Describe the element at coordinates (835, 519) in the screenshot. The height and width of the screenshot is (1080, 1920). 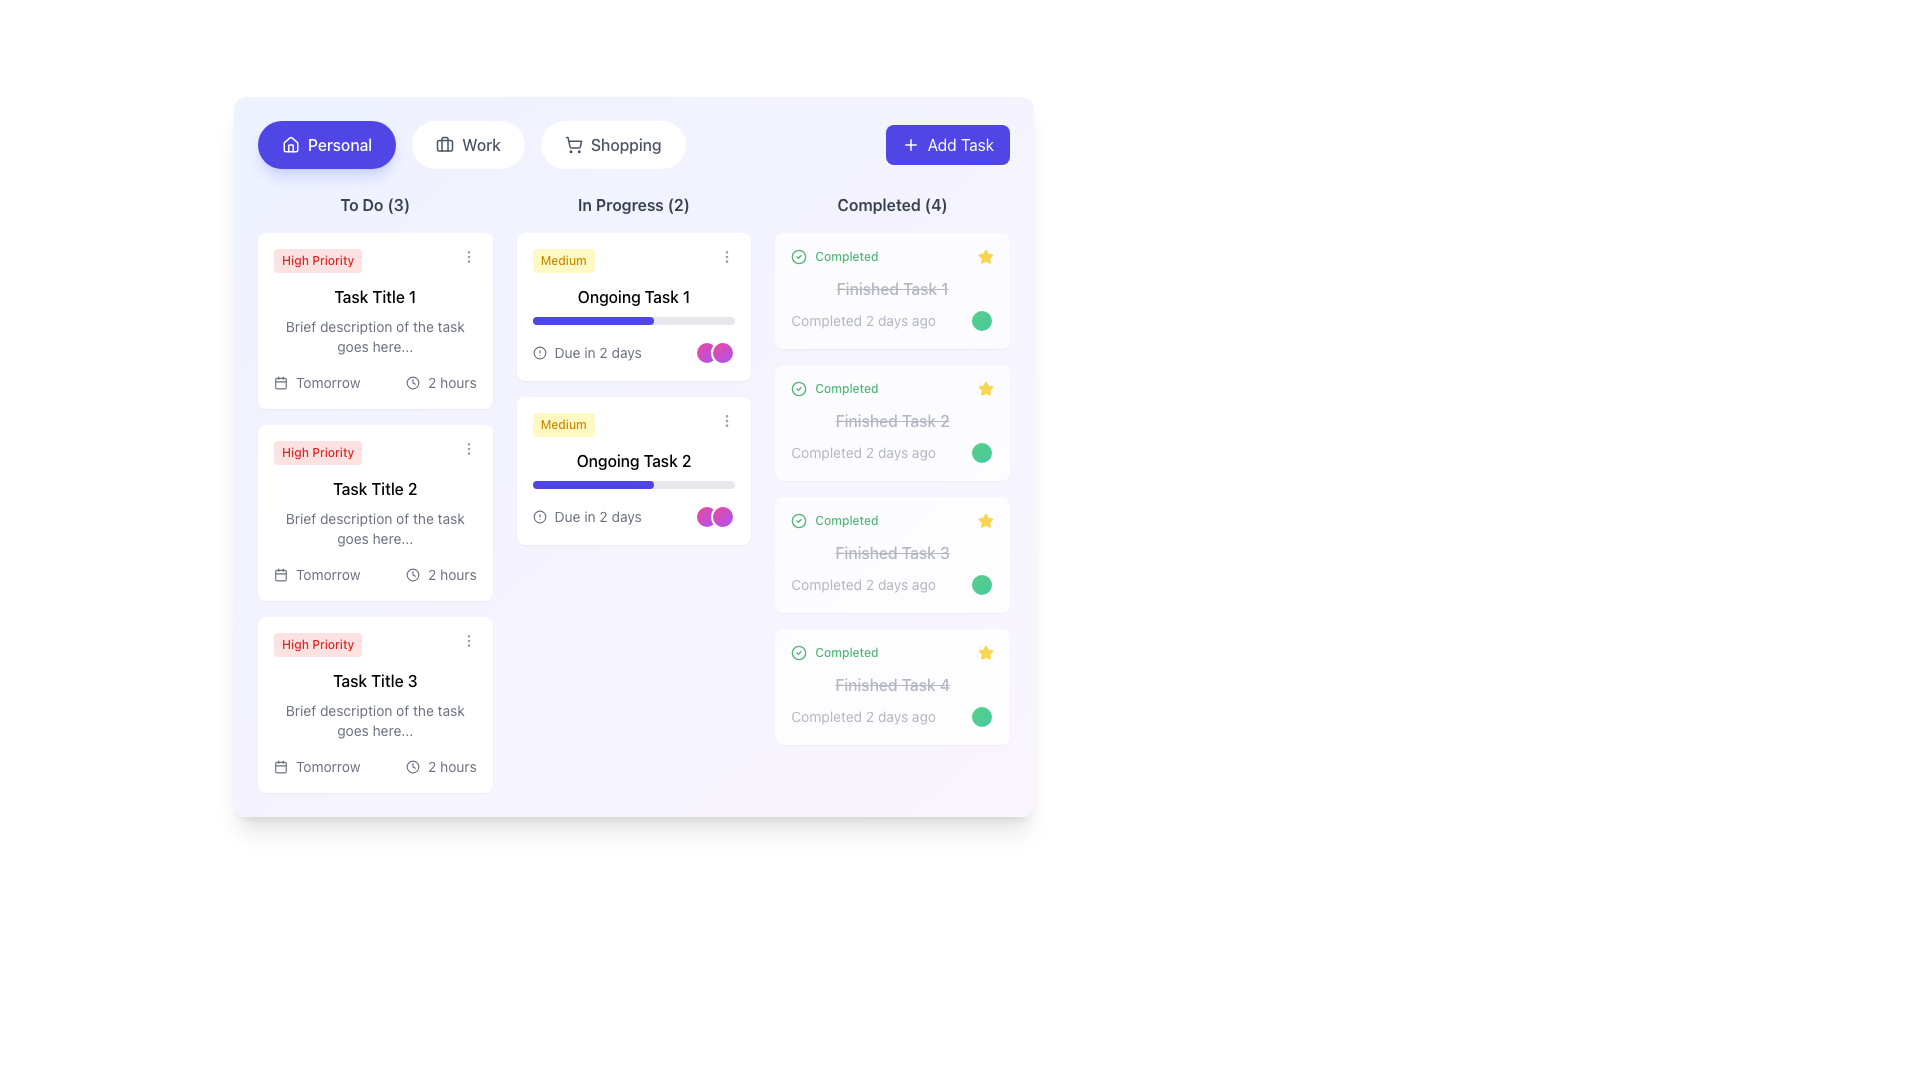
I see `the status indicator text label with icon located in the 'Completed' column, specifically in the third task card, to visually communicate that the associated task has been successfully completed` at that location.